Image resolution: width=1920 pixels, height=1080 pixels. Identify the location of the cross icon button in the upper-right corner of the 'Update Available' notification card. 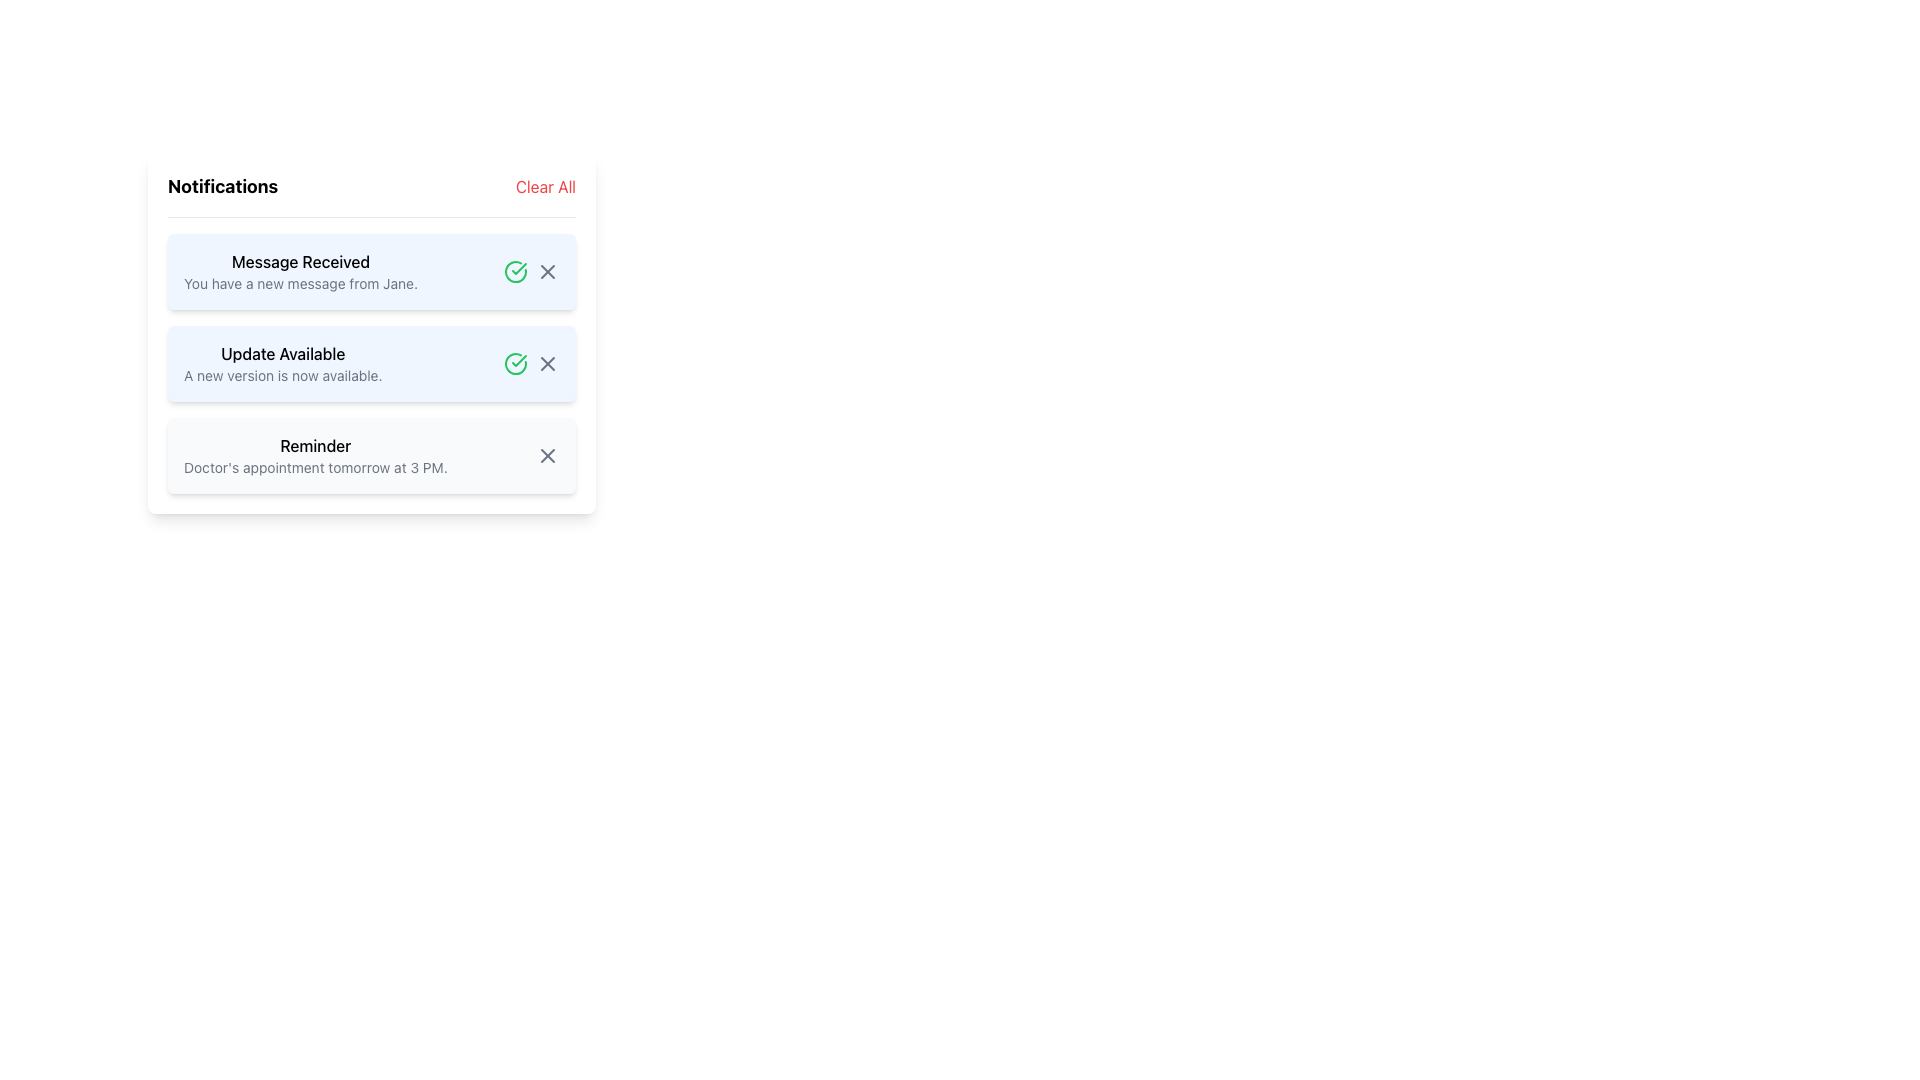
(547, 363).